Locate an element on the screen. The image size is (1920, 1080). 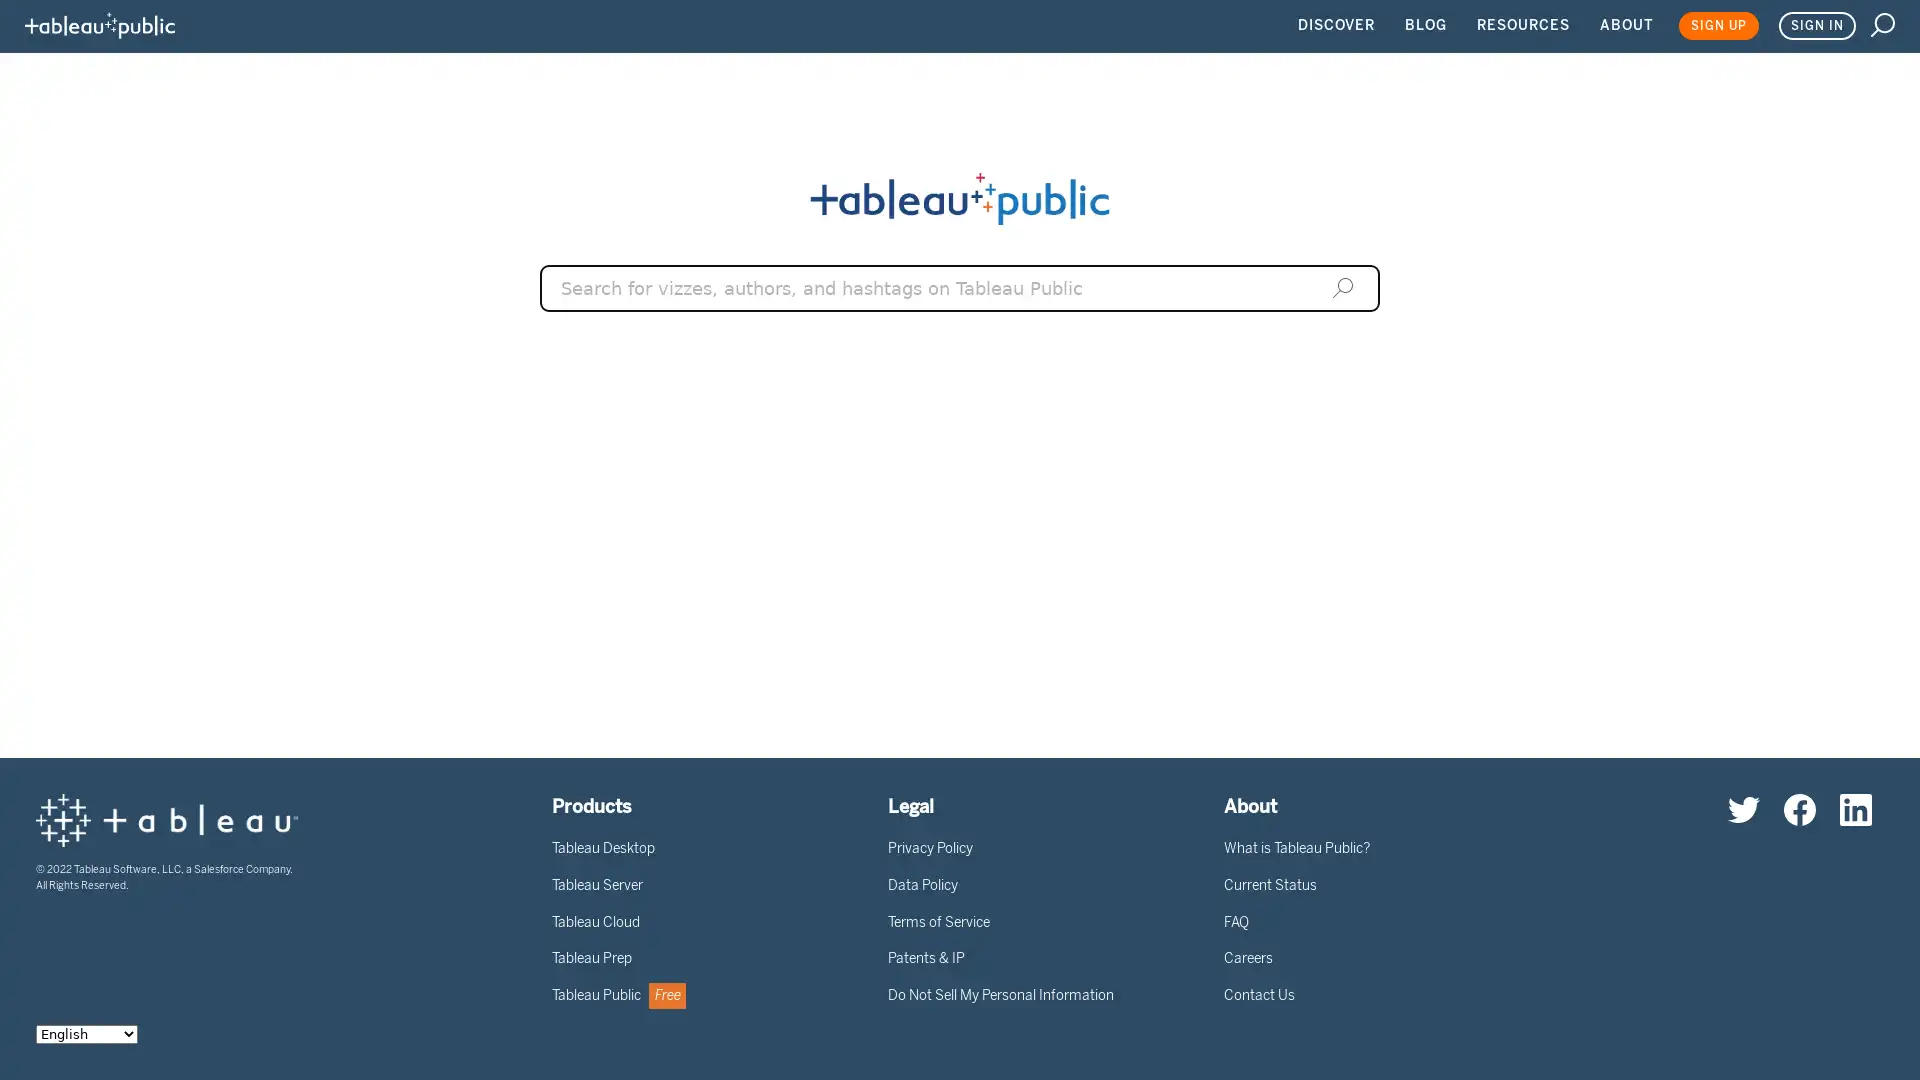
SIGN IN is located at coordinates (1817, 26).